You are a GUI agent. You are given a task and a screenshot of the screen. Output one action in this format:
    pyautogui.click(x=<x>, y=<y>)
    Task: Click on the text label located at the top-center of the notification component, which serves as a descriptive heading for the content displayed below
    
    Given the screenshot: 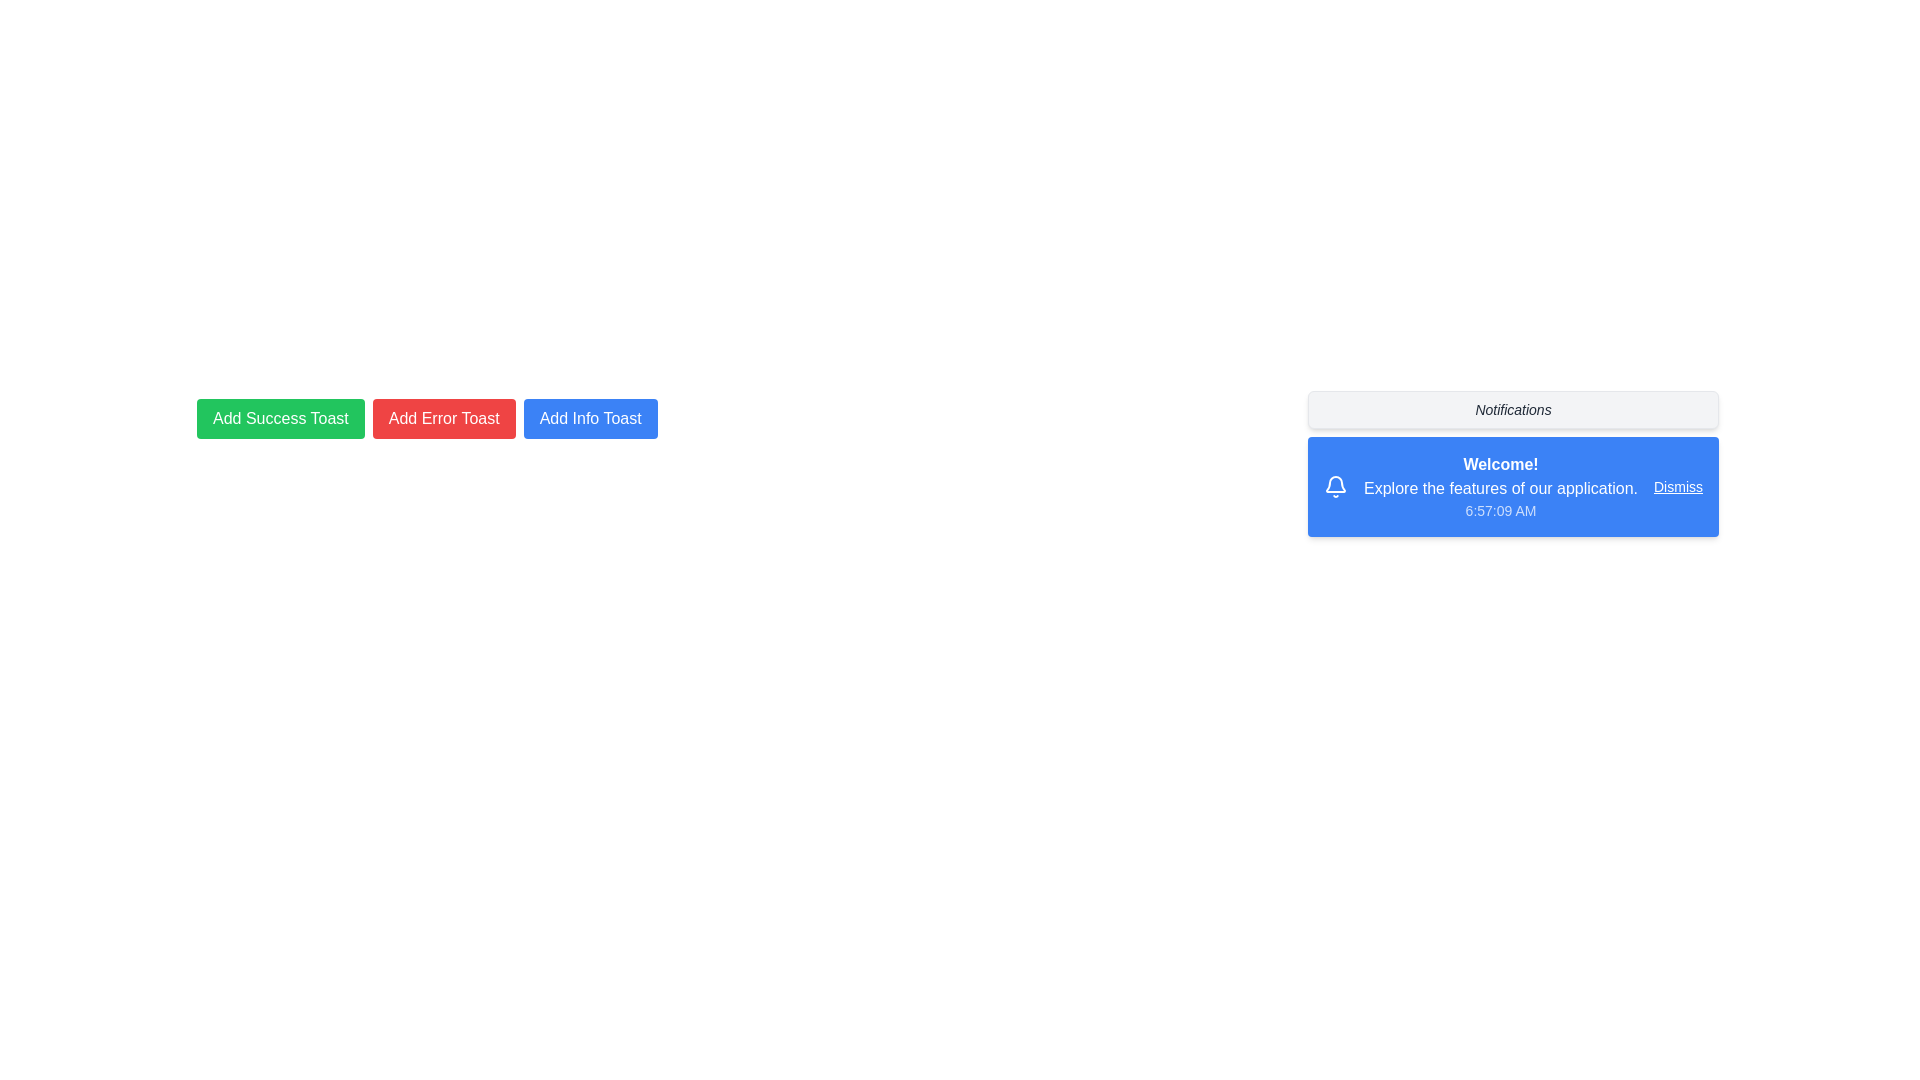 What is the action you would take?
    pyautogui.click(x=1513, y=408)
    